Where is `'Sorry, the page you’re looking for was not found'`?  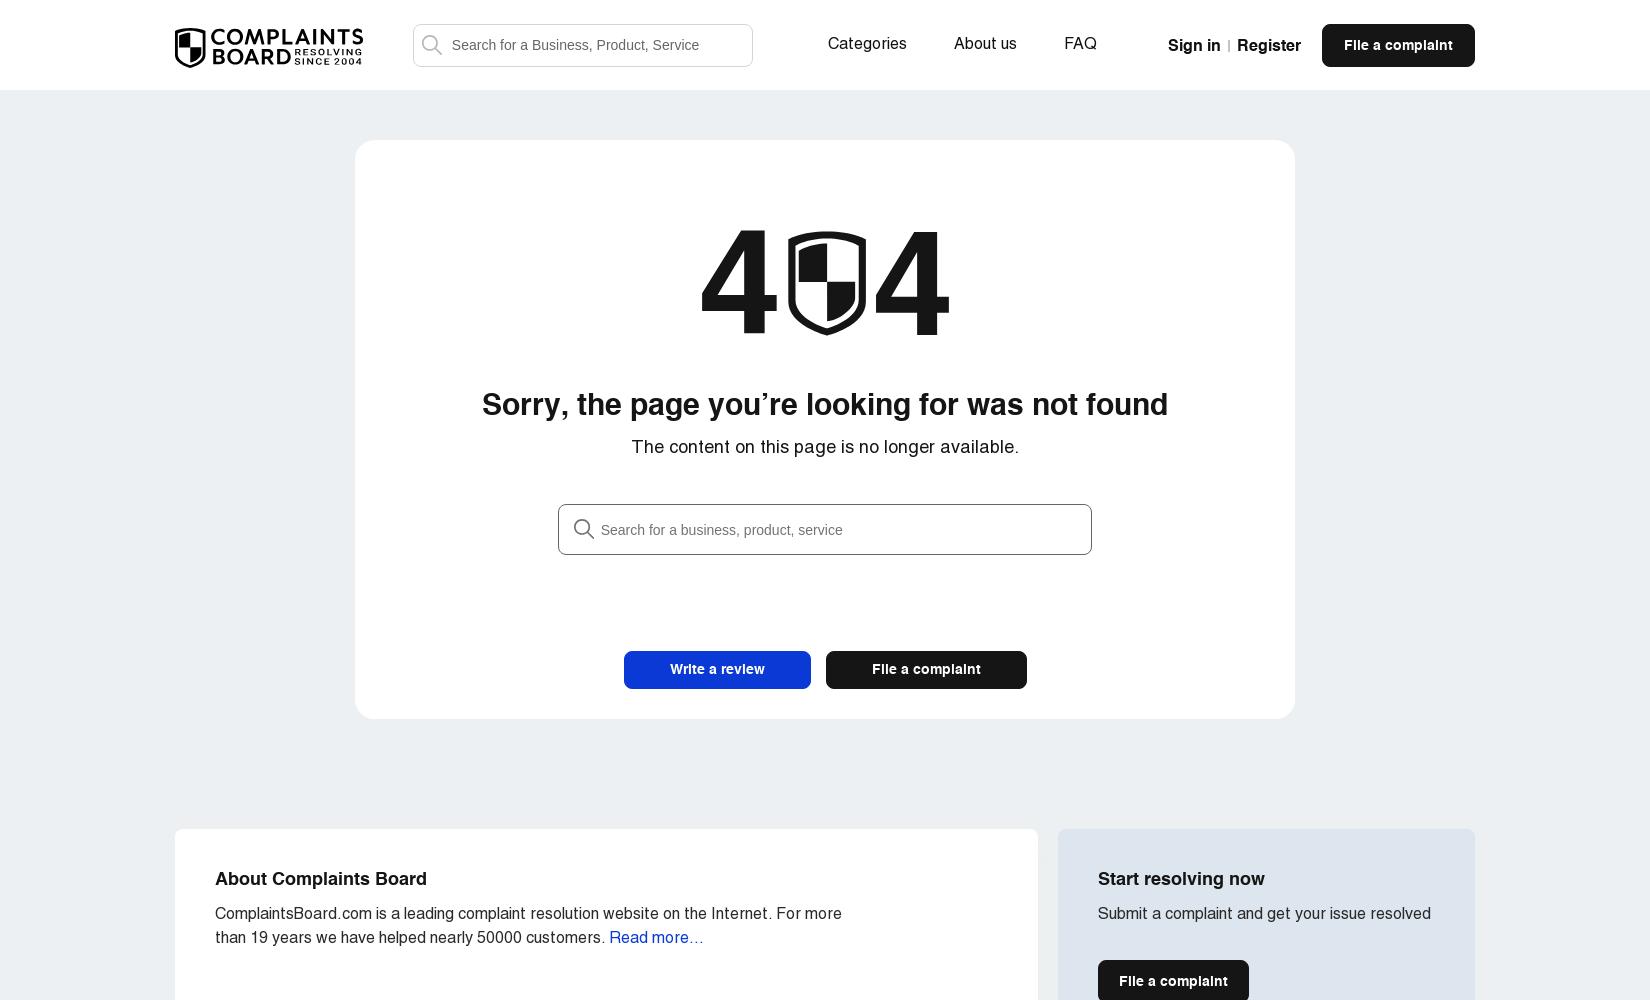
'Sorry, the page you’re looking for was not found' is located at coordinates (825, 407).